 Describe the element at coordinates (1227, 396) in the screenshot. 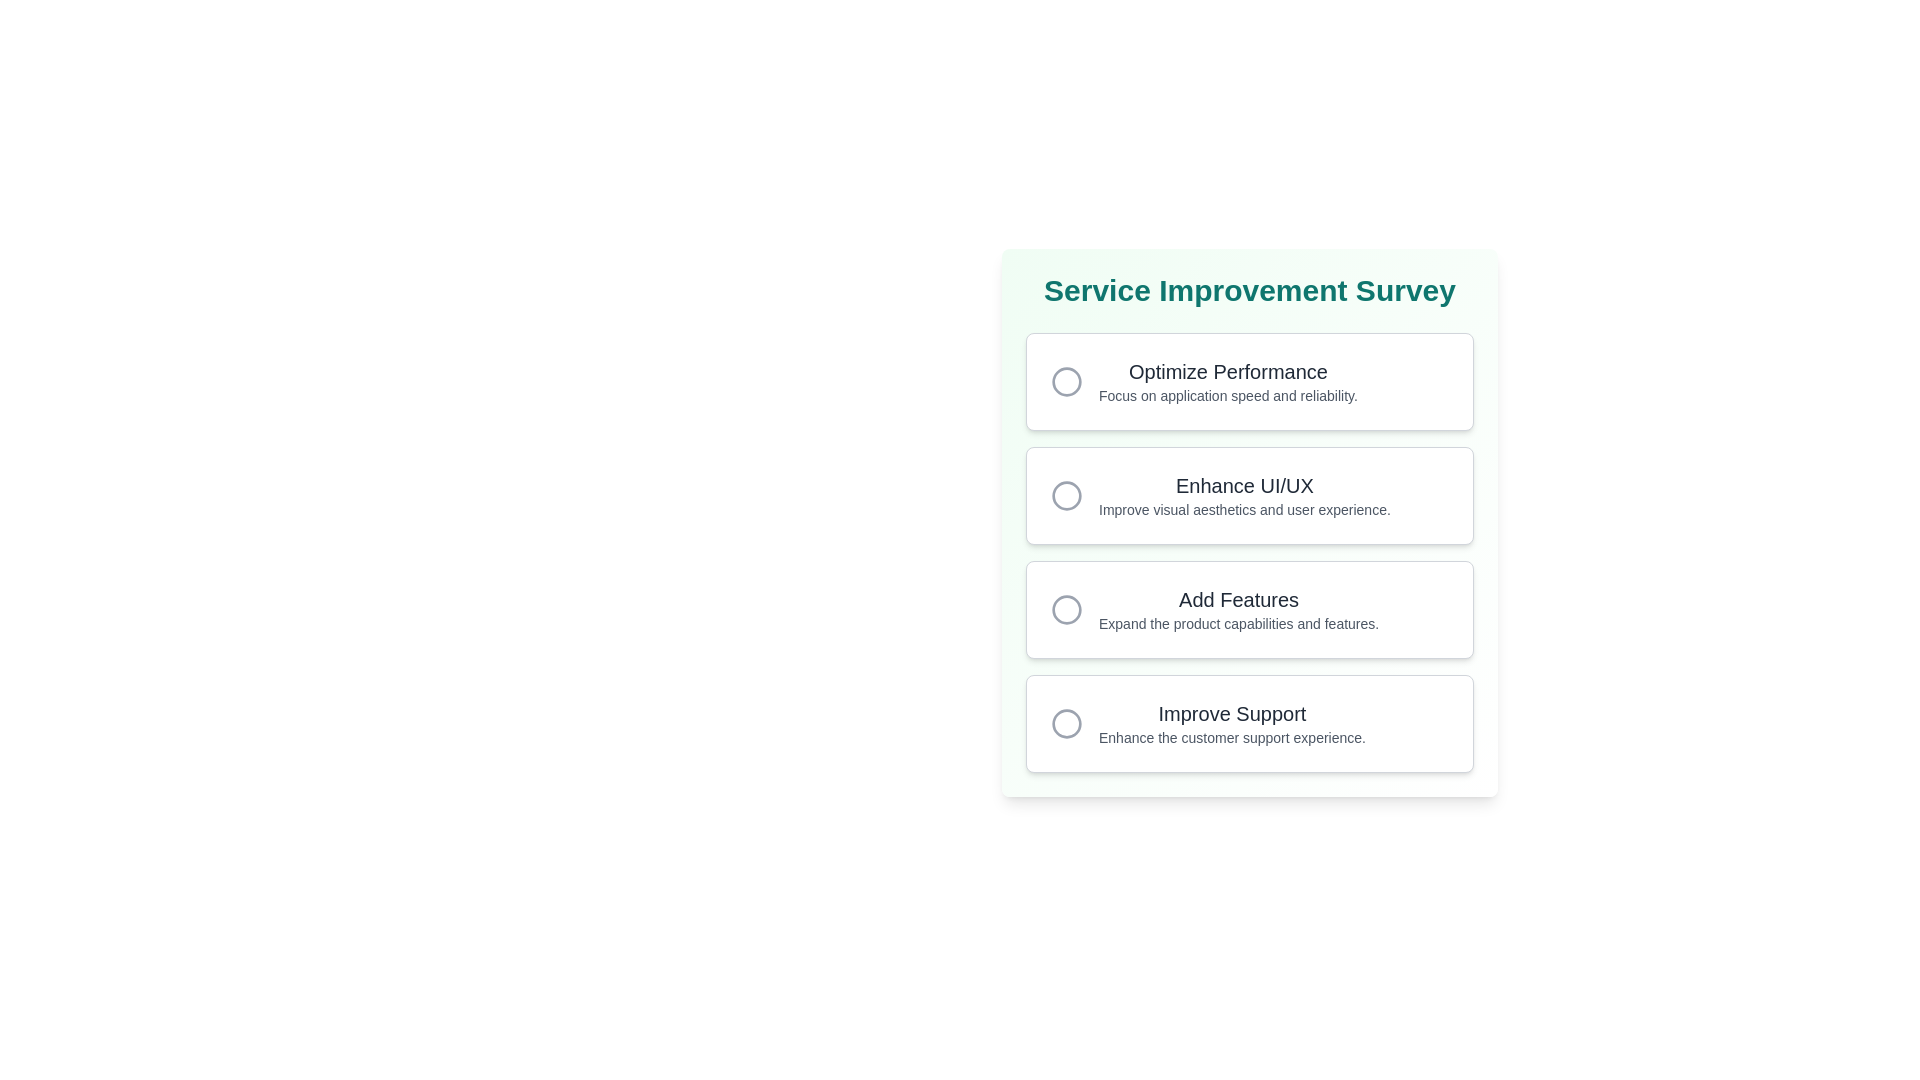

I see `descriptive text that reads 'Focus on application speed and reliability.' located beneath the heading 'Optimize Performance.'` at that location.